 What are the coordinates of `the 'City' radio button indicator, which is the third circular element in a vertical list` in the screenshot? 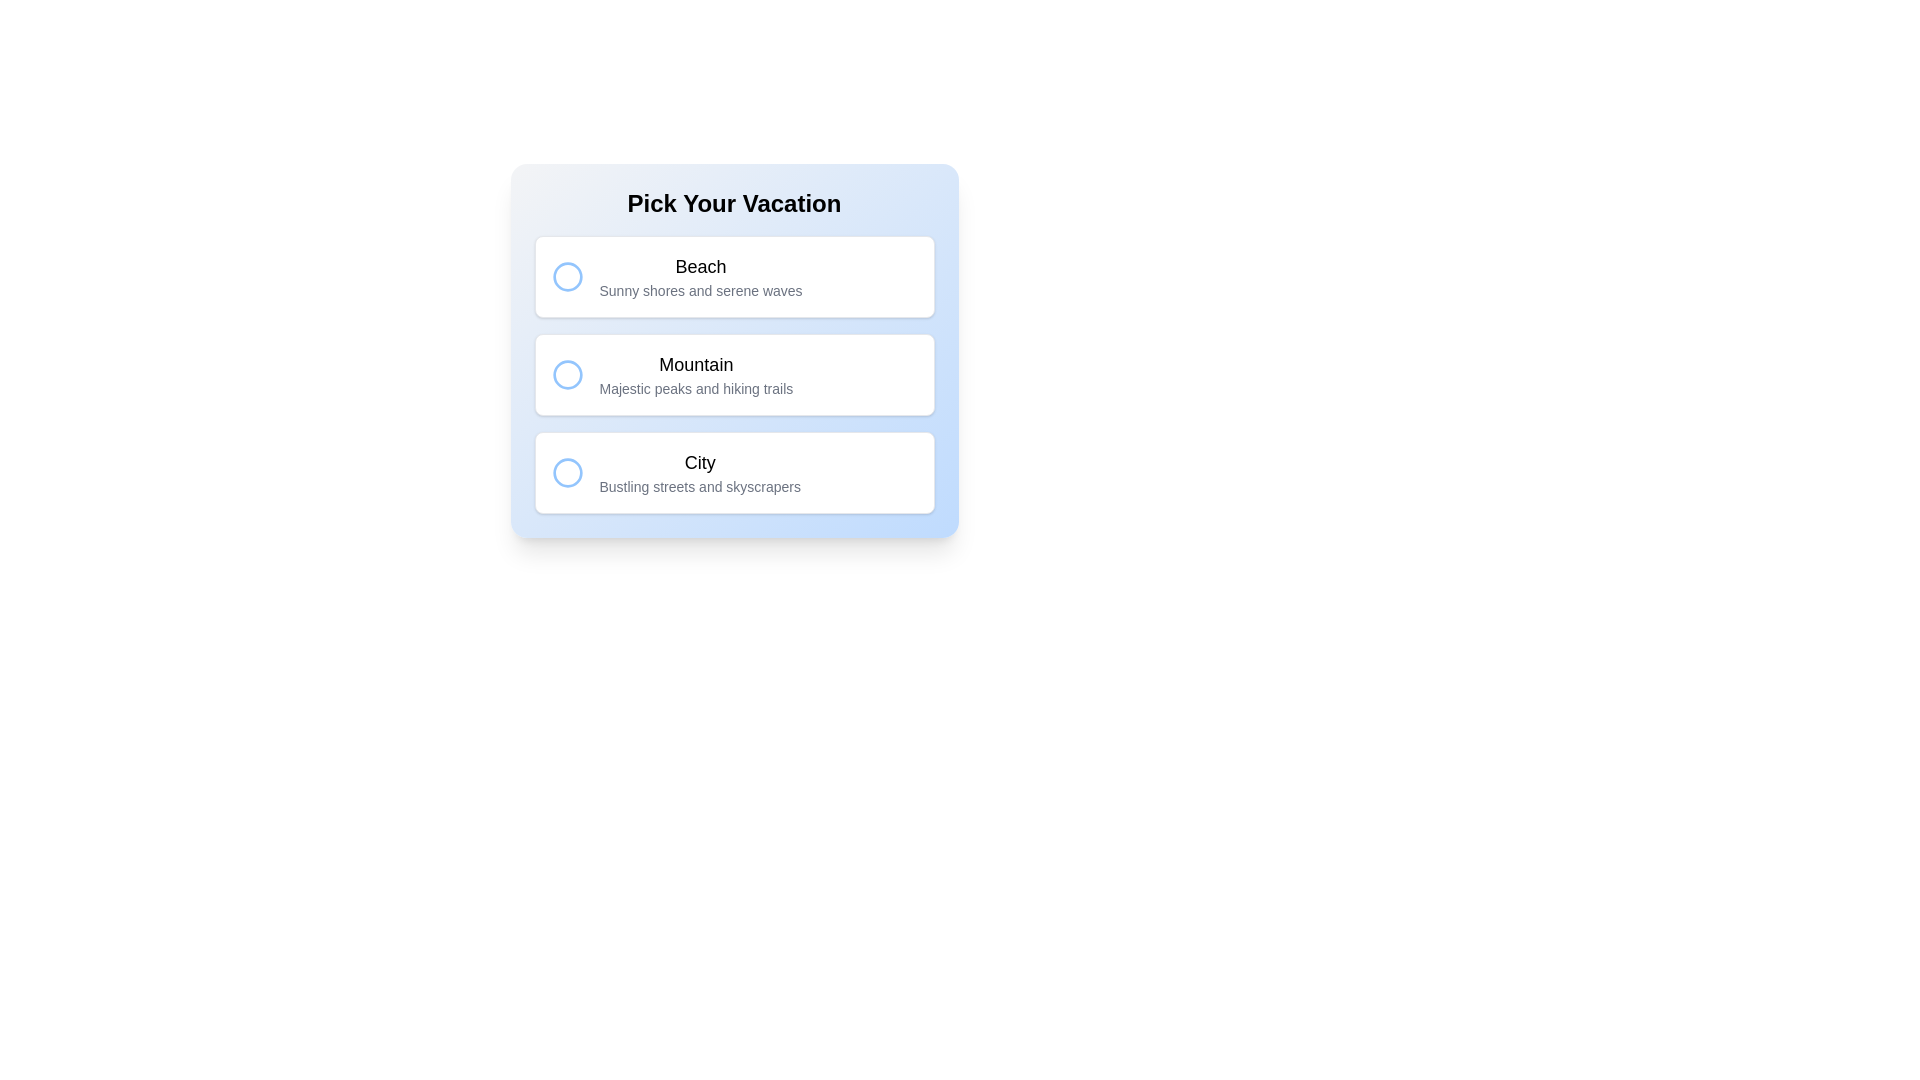 It's located at (566, 473).